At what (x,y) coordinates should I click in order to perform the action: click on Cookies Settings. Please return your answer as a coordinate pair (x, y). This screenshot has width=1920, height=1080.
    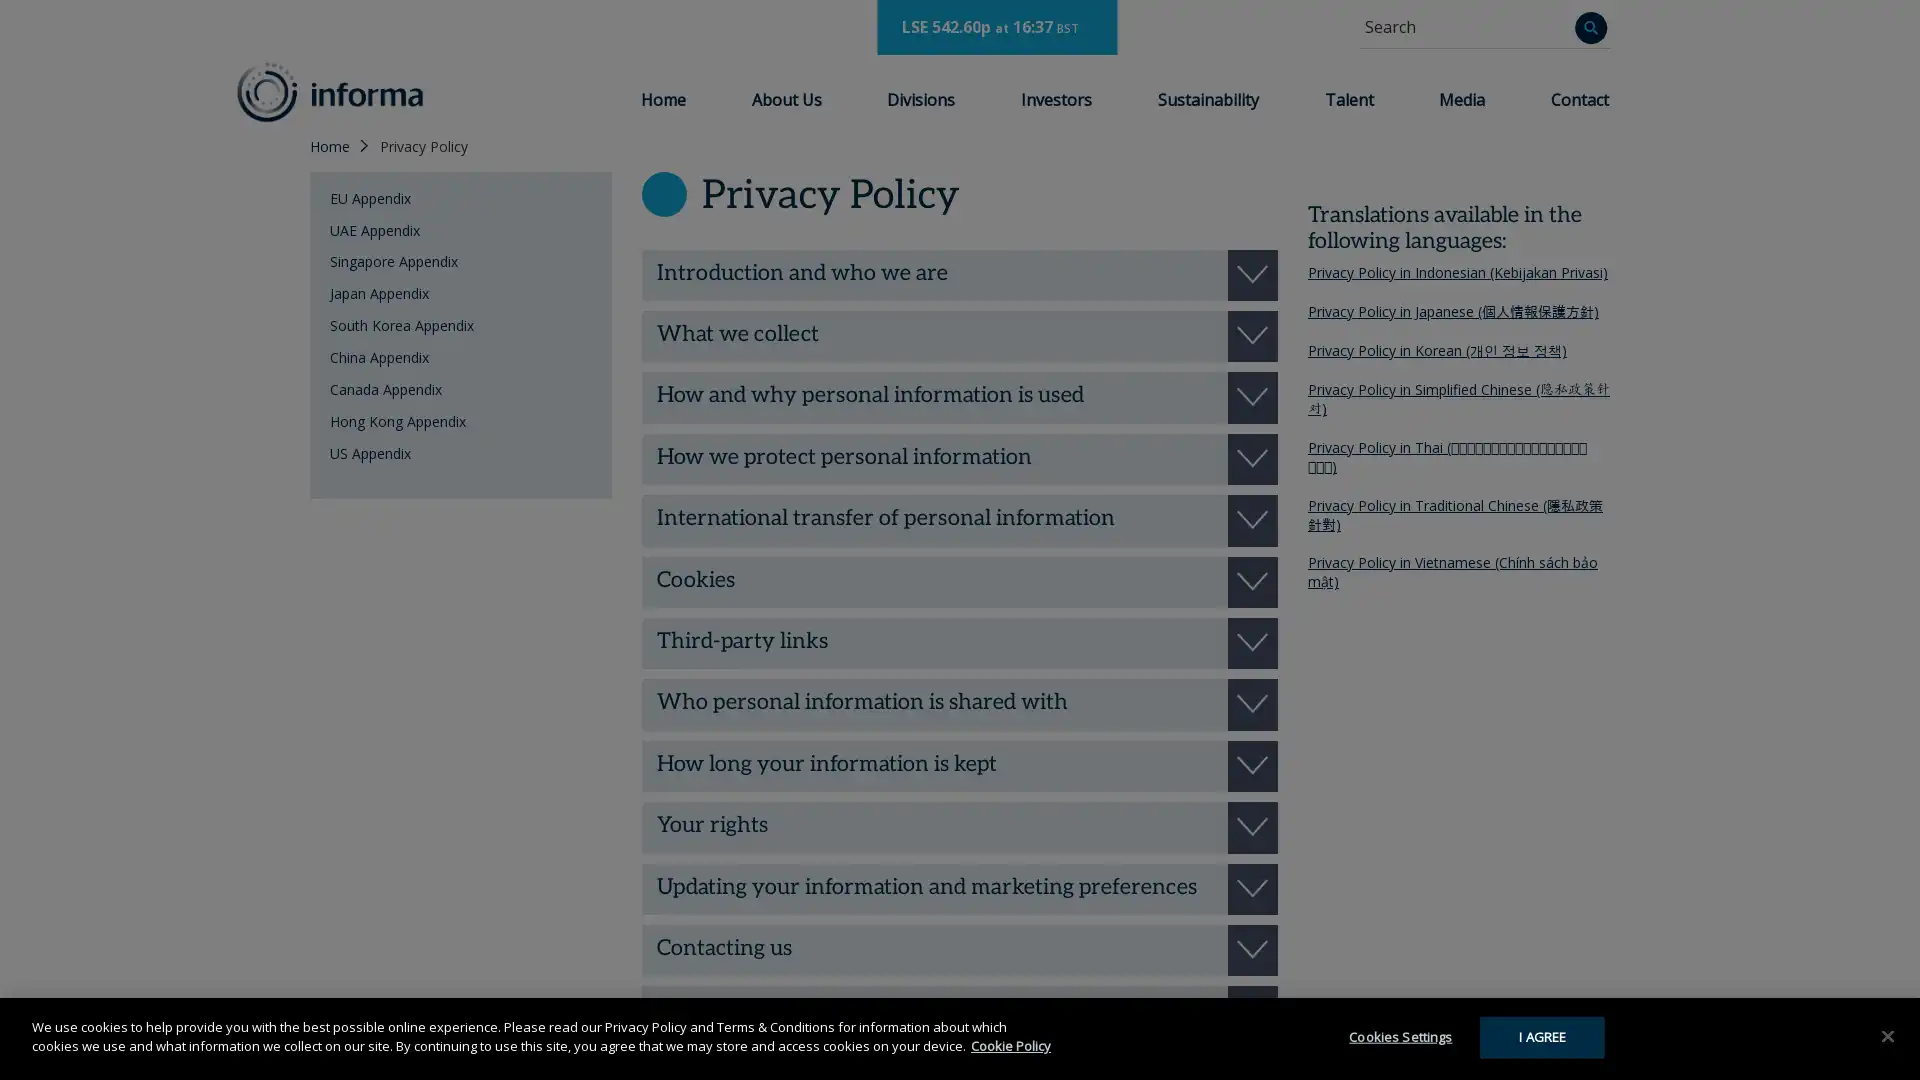
    Looking at the image, I should click on (1399, 1036).